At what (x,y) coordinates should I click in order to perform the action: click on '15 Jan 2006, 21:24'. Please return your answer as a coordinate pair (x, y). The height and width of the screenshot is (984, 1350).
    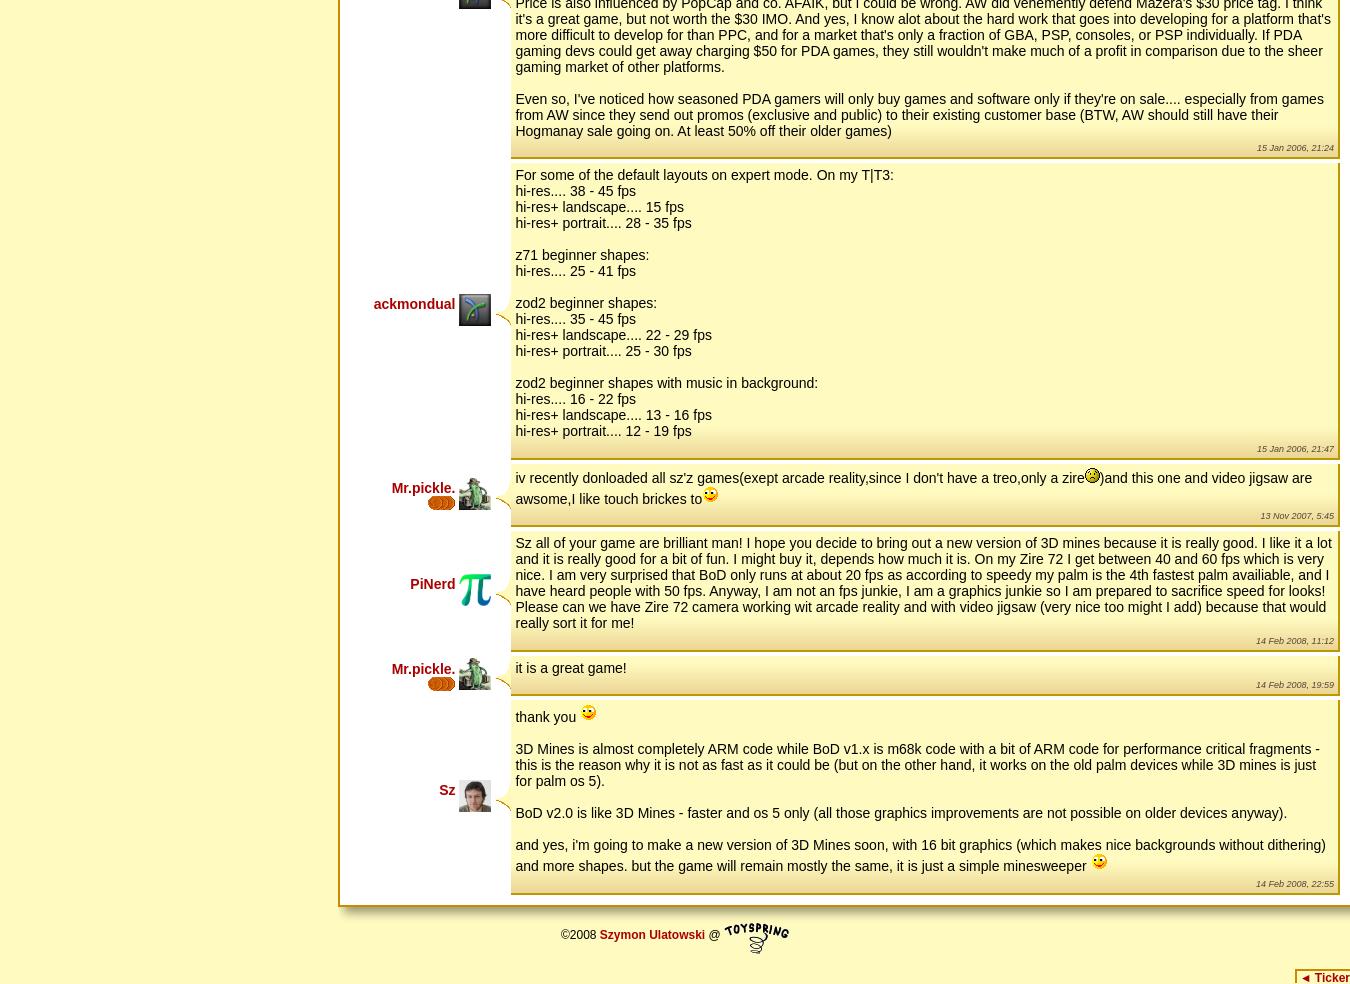
    Looking at the image, I should click on (1295, 147).